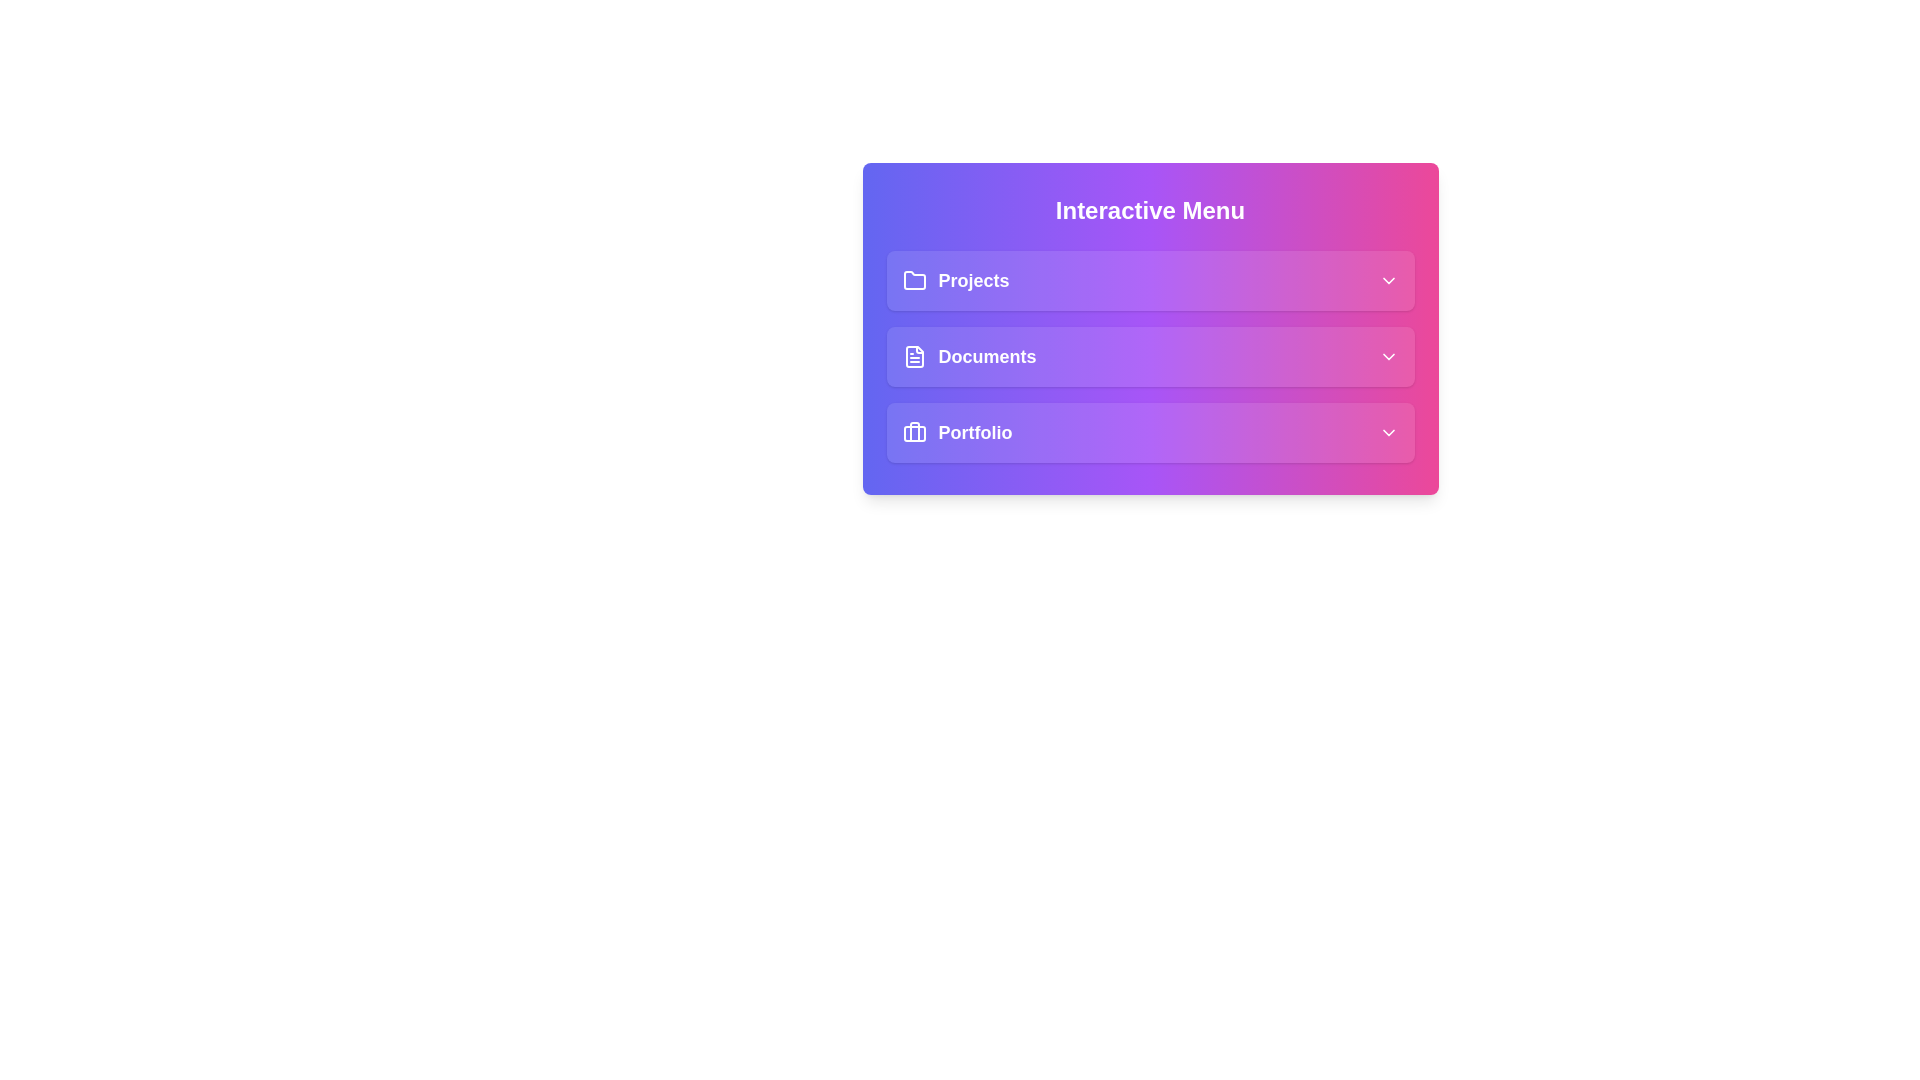  What do you see at coordinates (974, 281) in the screenshot?
I see `the 'Projects' text label, which is located in the first row of the vertically stacked menu section, right of the folder icon and below the 'Interactive Menu' heading` at bounding box center [974, 281].